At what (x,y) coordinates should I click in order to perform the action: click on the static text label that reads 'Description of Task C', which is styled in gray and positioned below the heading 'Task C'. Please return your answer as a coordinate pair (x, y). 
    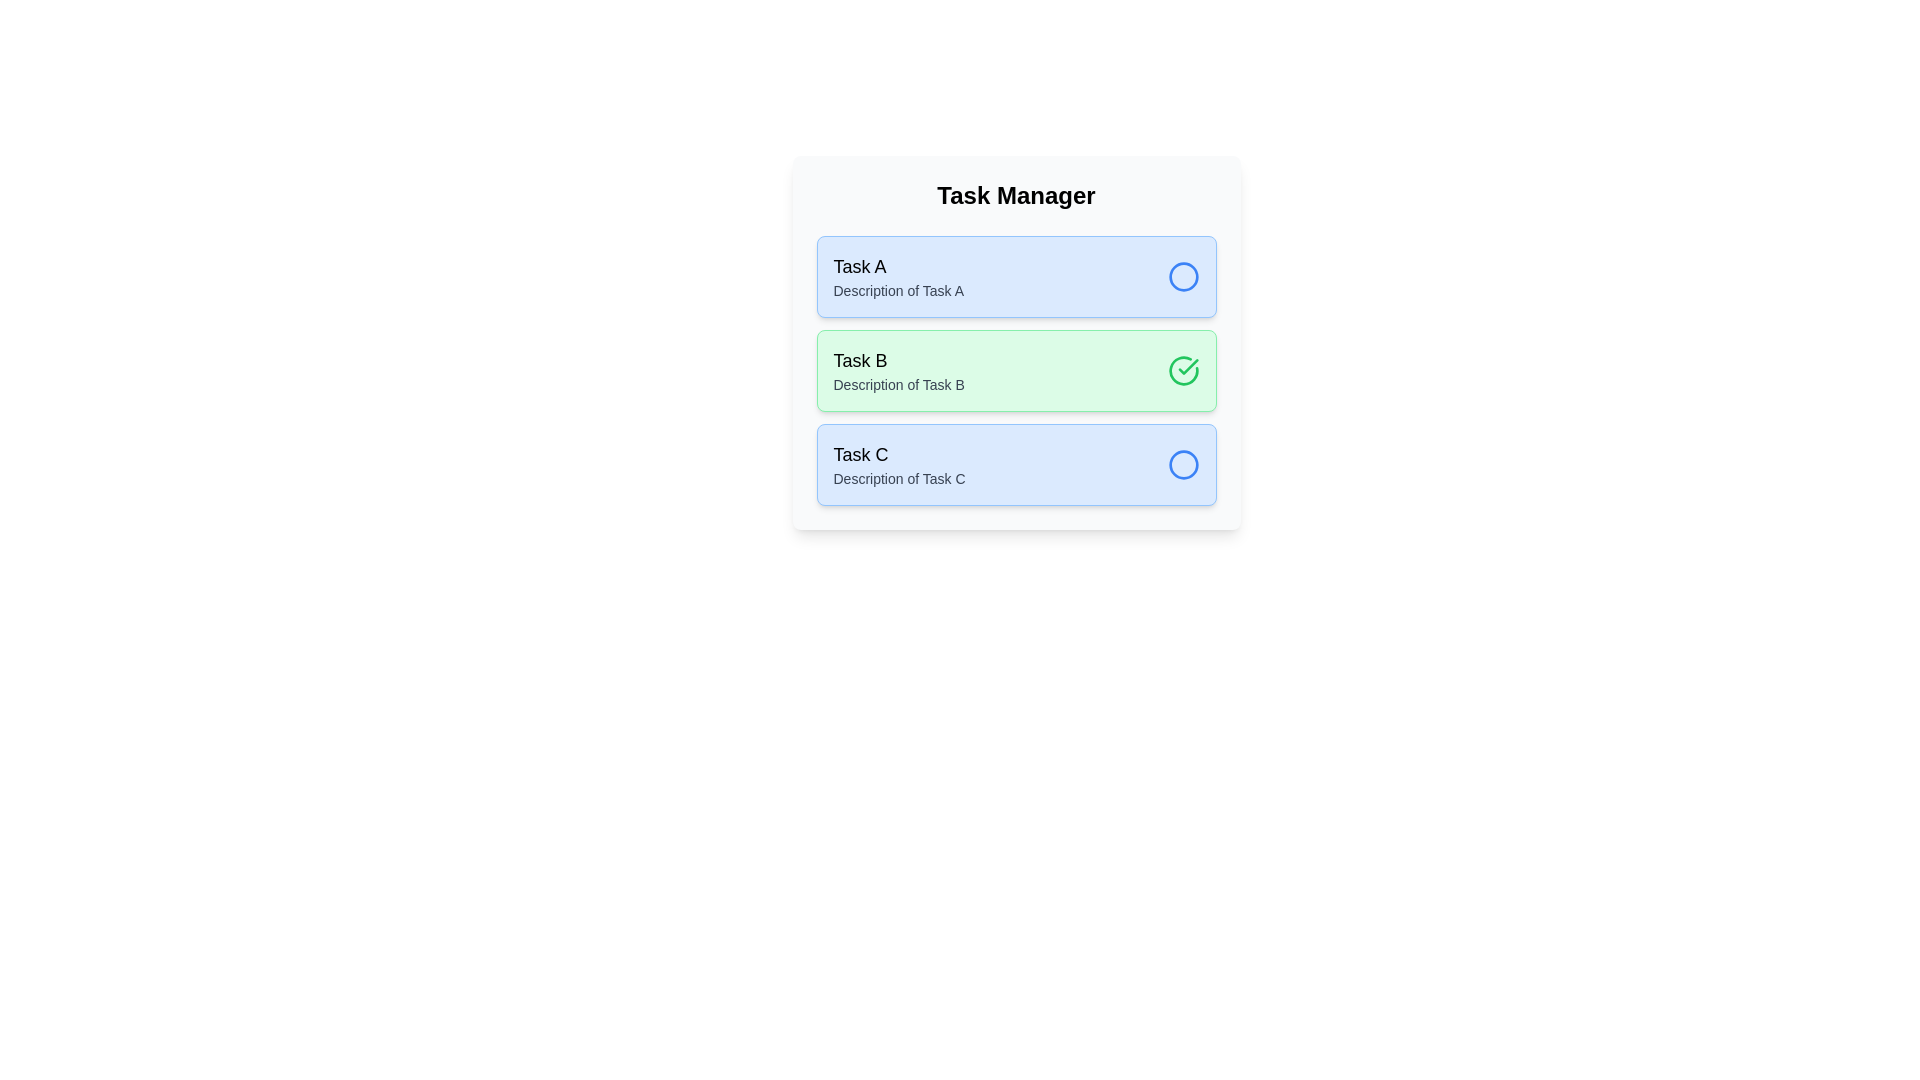
    Looking at the image, I should click on (898, 478).